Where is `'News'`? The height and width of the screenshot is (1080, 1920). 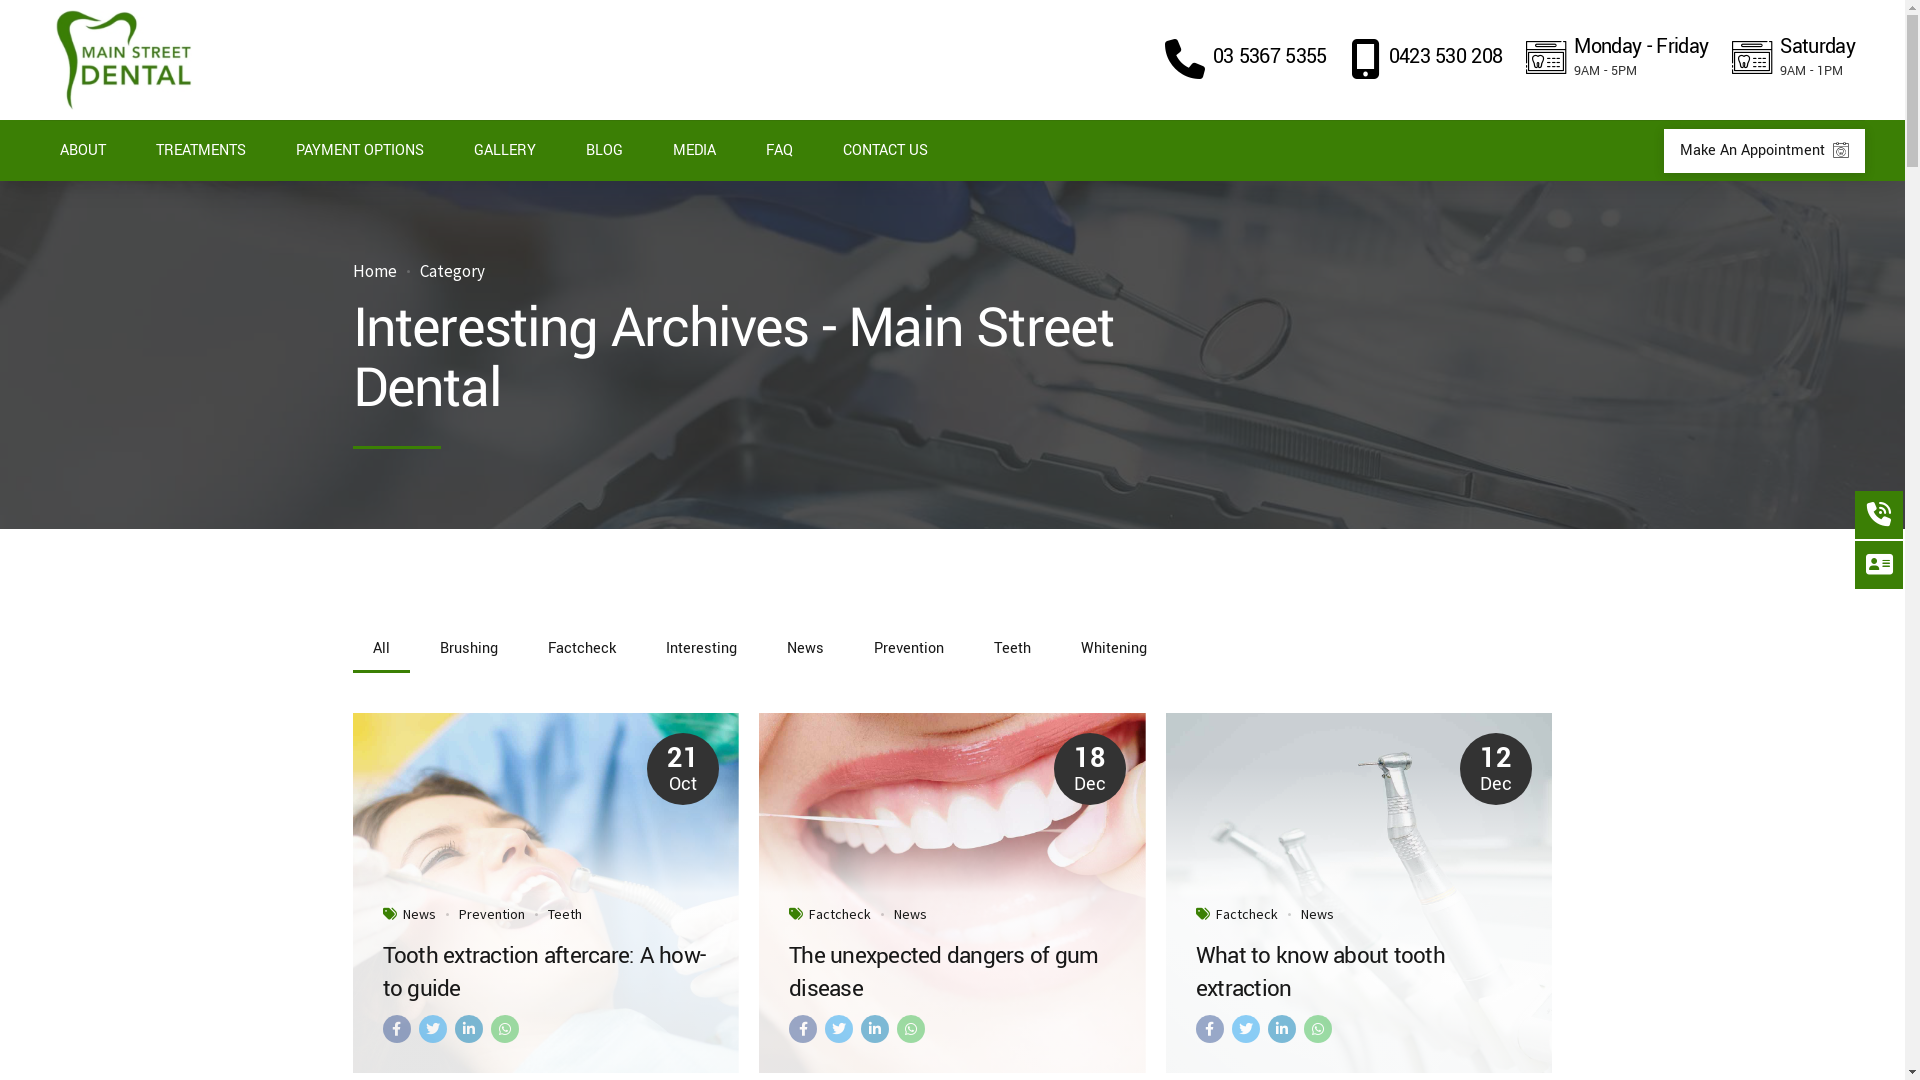 'News' is located at coordinates (909, 914).